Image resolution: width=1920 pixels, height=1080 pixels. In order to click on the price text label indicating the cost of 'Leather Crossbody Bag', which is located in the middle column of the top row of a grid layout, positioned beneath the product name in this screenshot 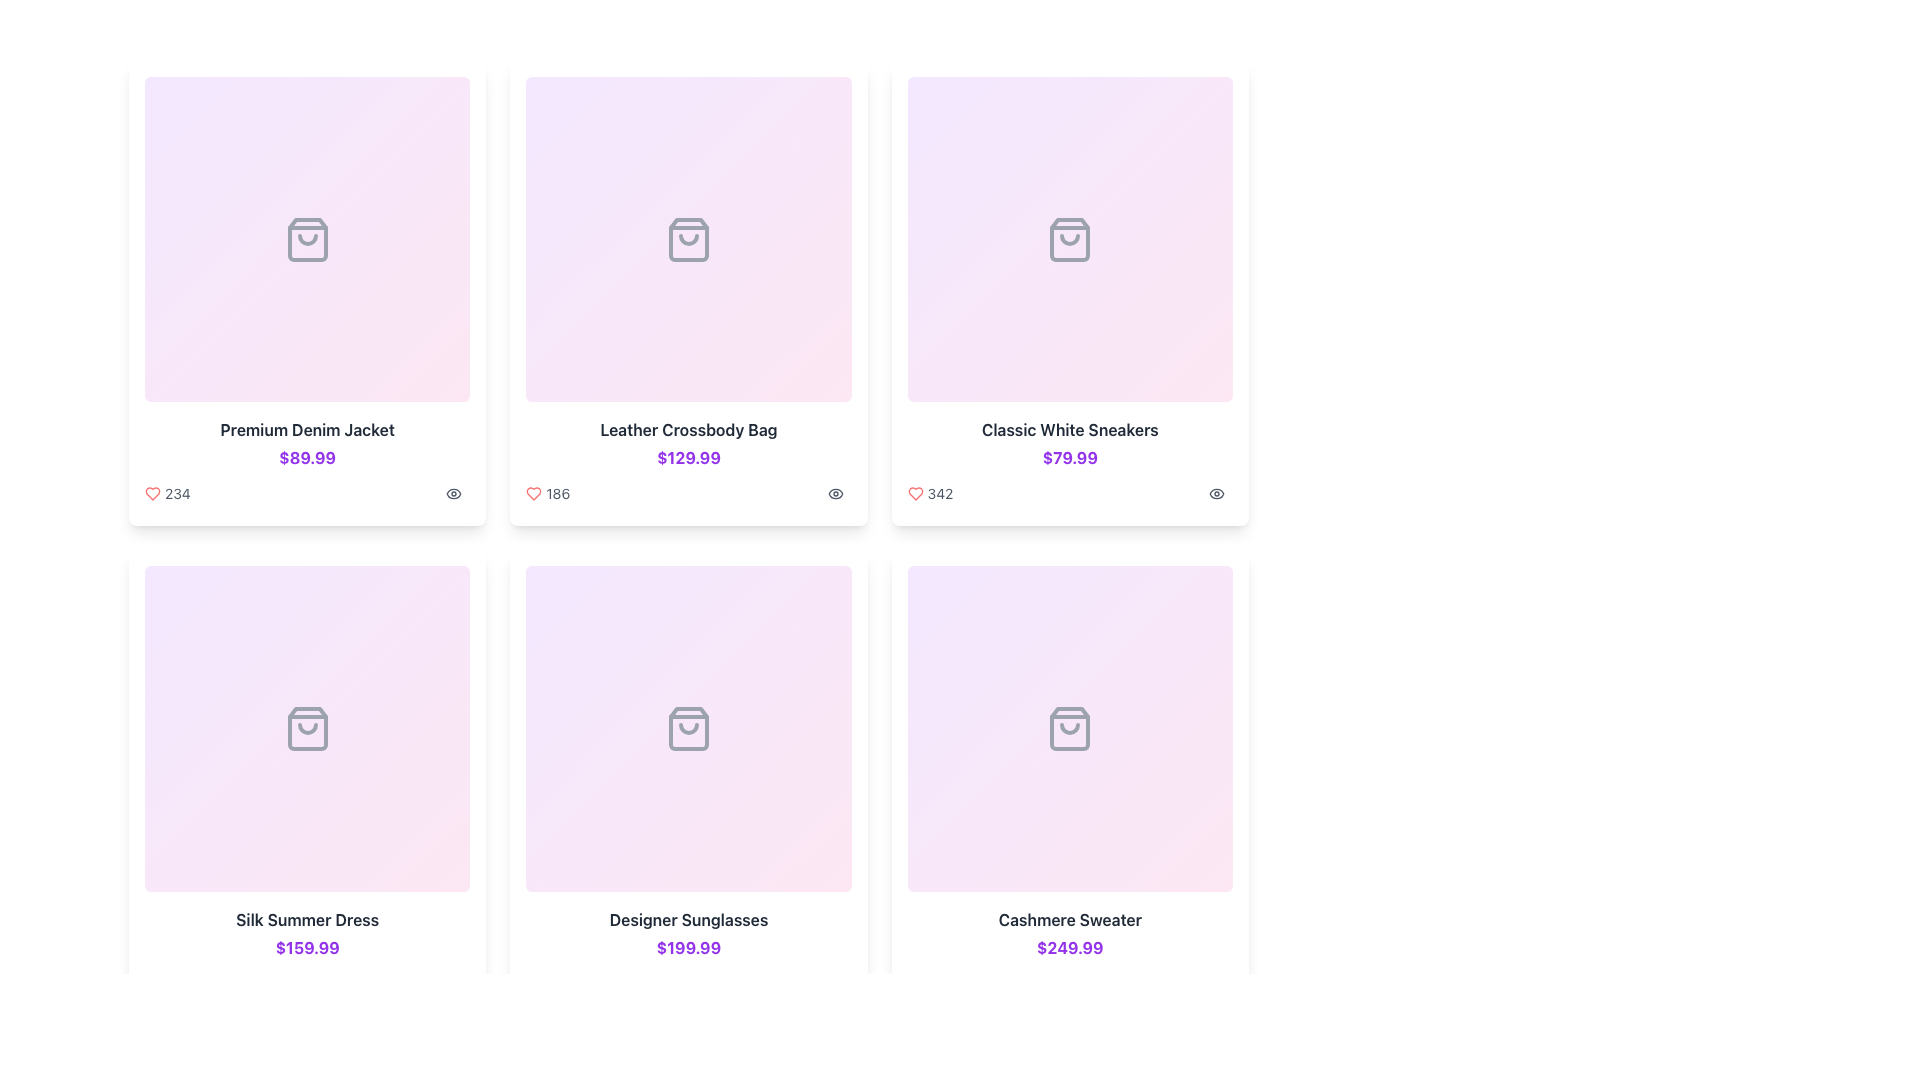, I will do `click(688, 458)`.